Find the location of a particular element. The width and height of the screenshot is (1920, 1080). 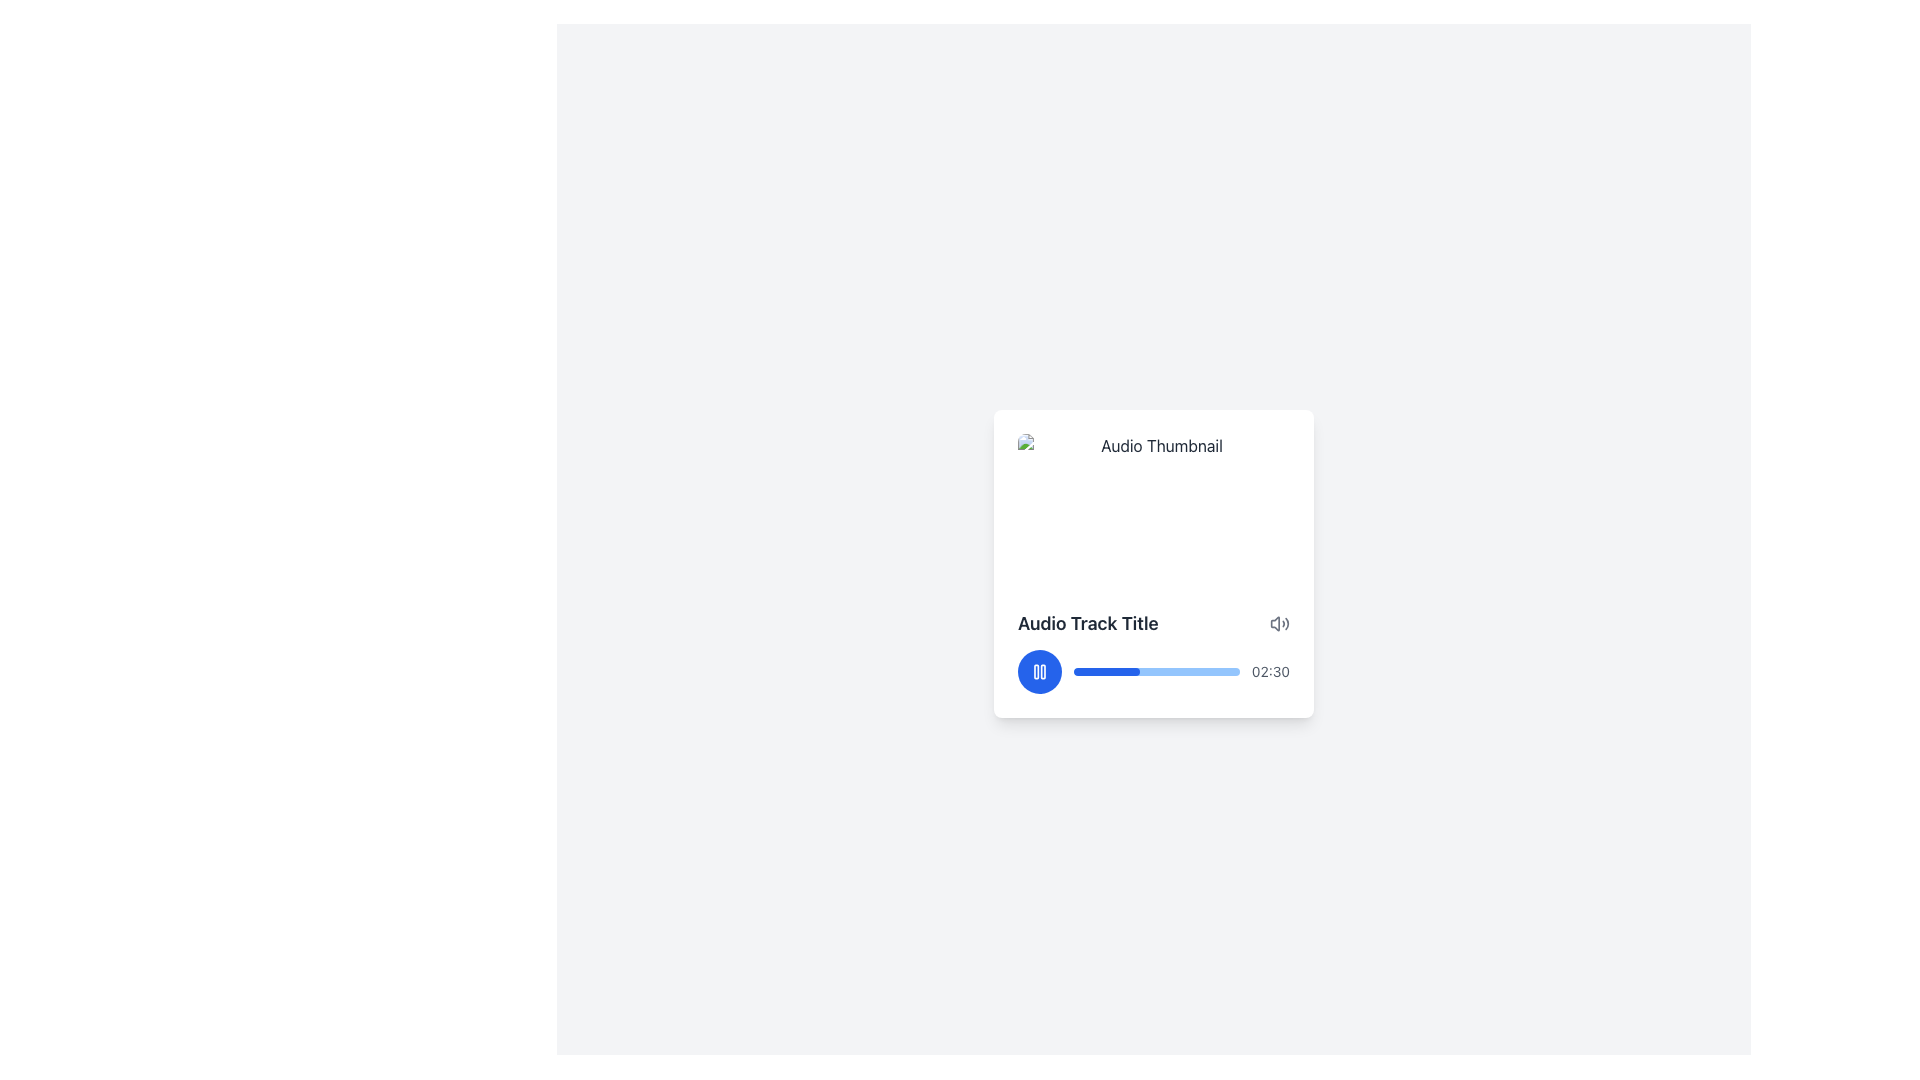

audio track progress is located at coordinates (1143, 671).